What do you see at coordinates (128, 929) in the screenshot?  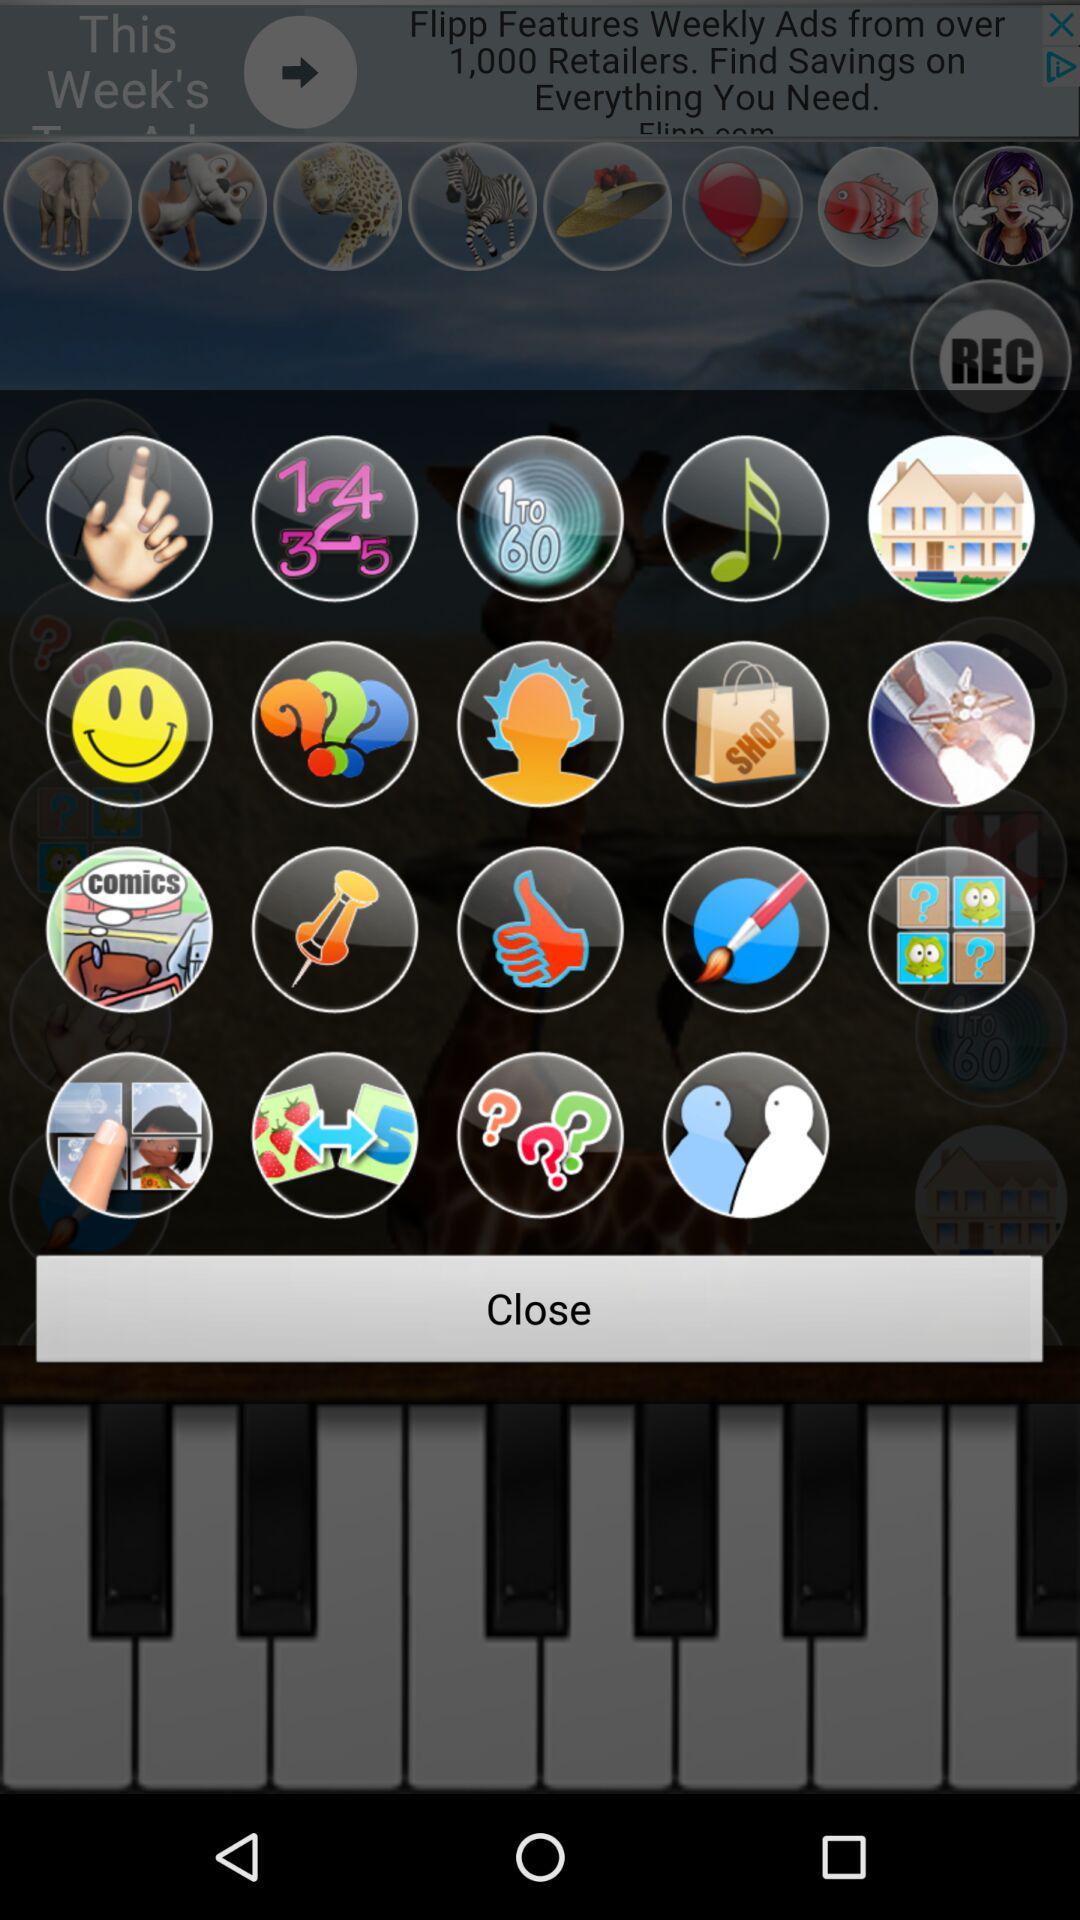 I see `emoji` at bounding box center [128, 929].